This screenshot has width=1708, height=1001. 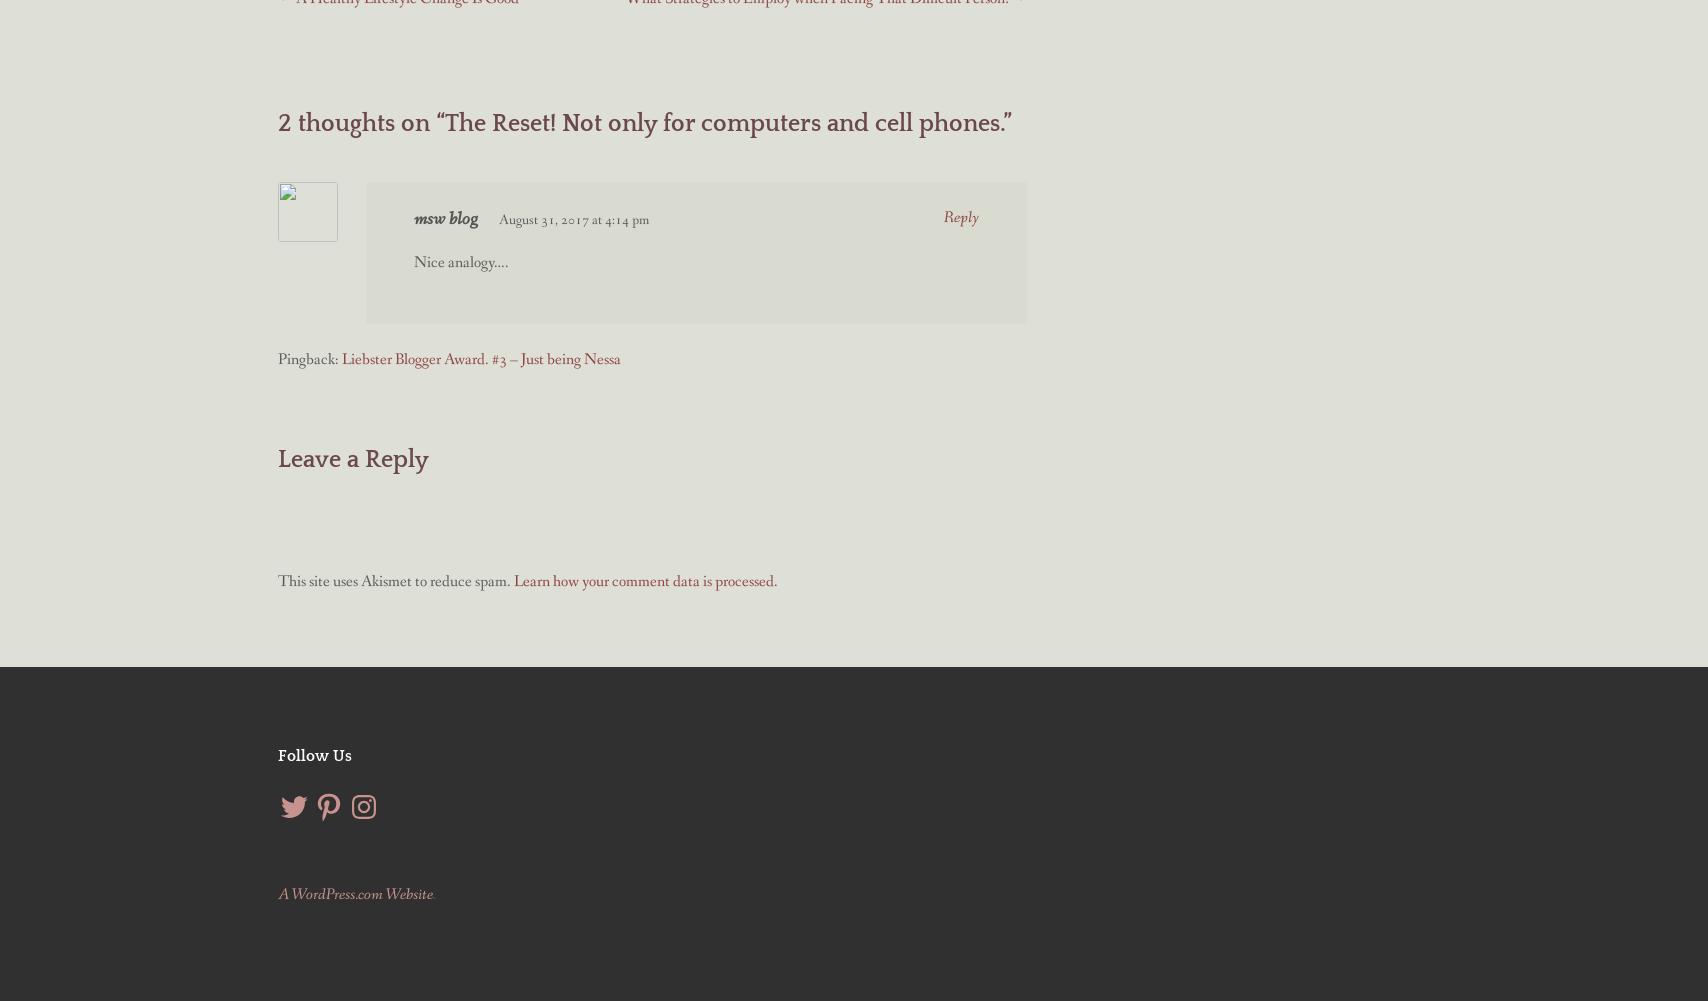 I want to click on 'Nice analogy….', so click(x=461, y=260).